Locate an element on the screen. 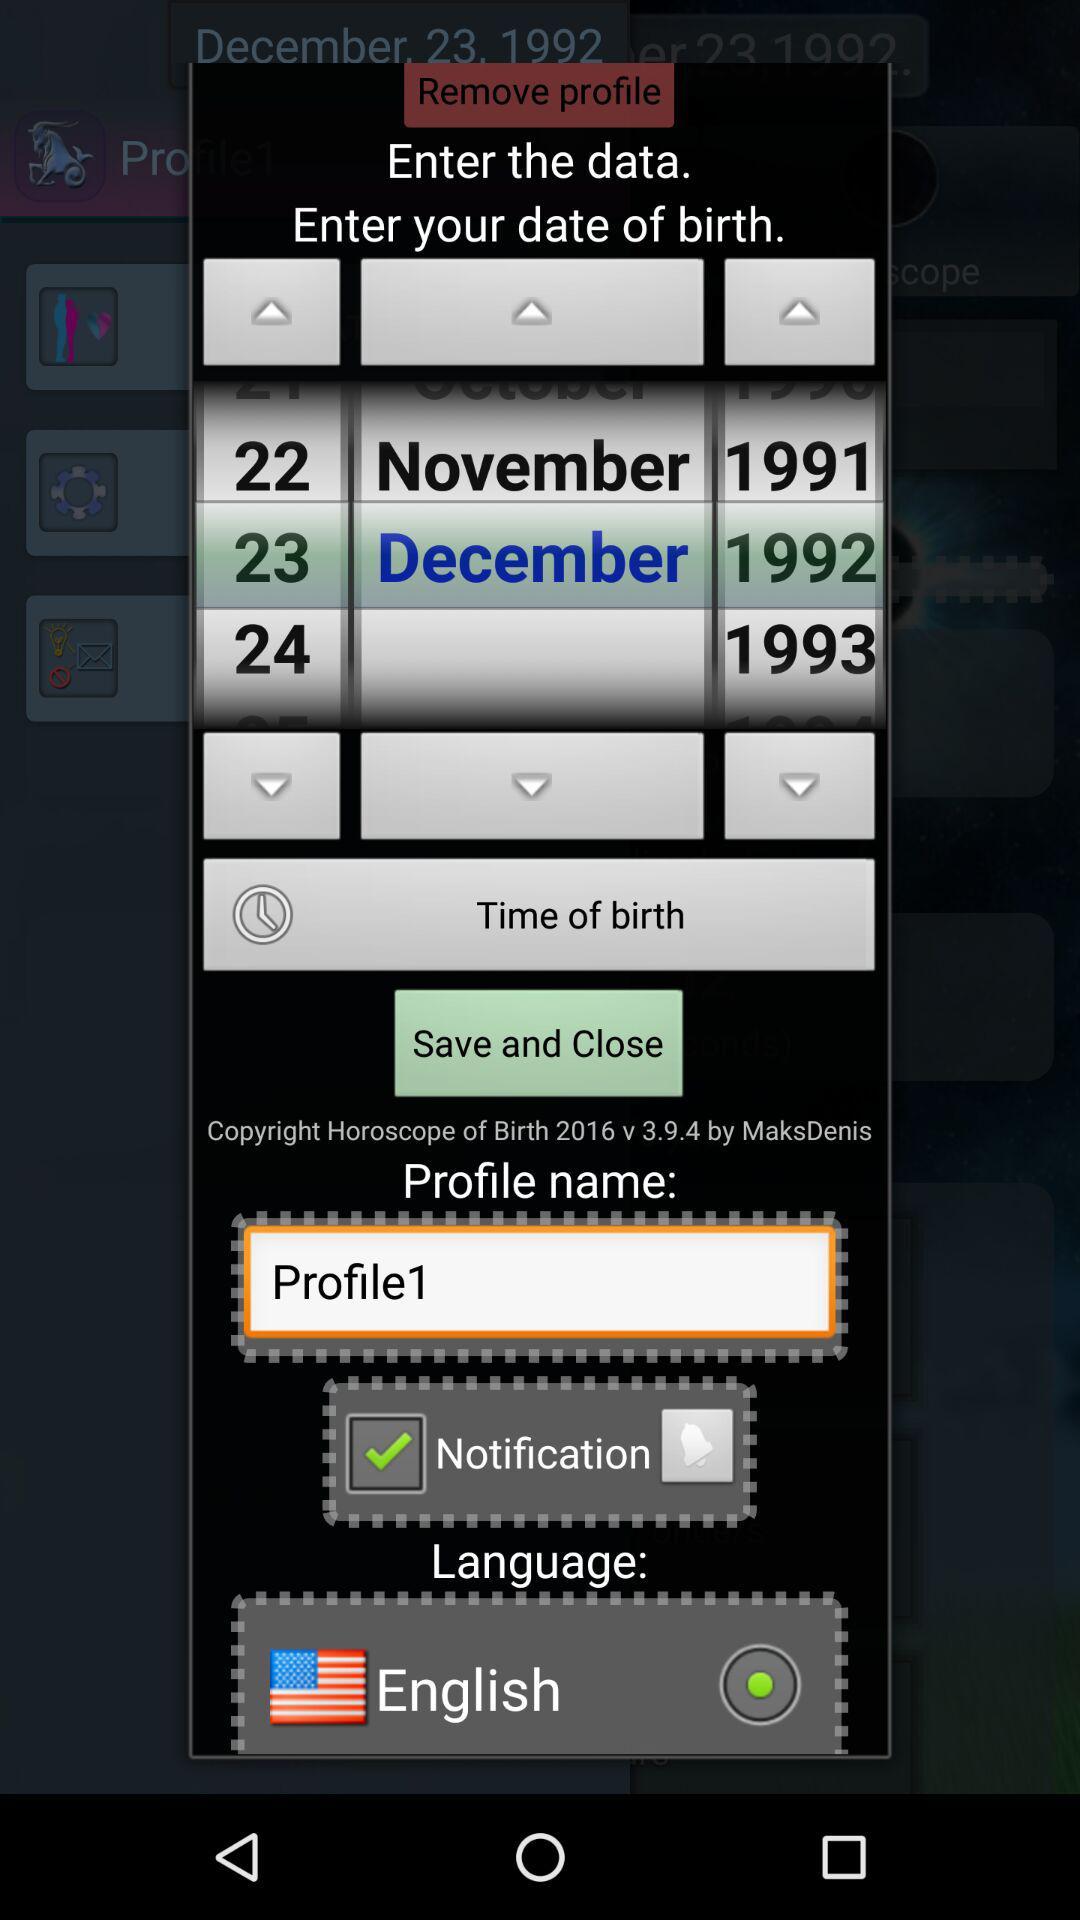 Image resolution: width=1080 pixels, height=1920 pixels. change year is located at coordinates (799, 791).